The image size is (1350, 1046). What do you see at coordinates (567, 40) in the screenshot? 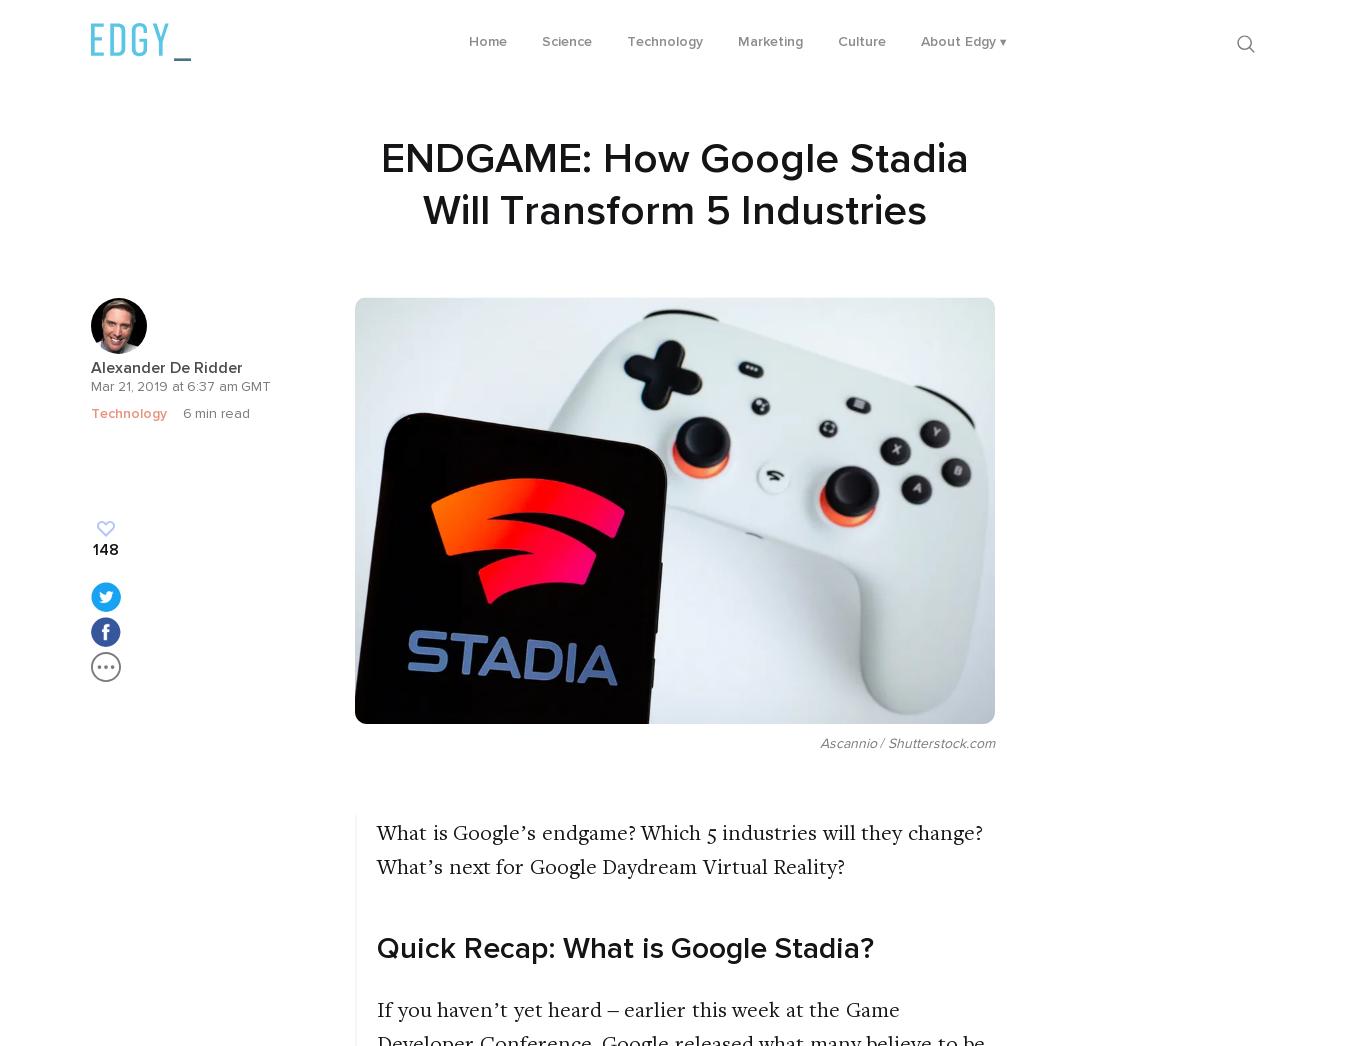
I see `'Science'` at bounding box center [567, 40].